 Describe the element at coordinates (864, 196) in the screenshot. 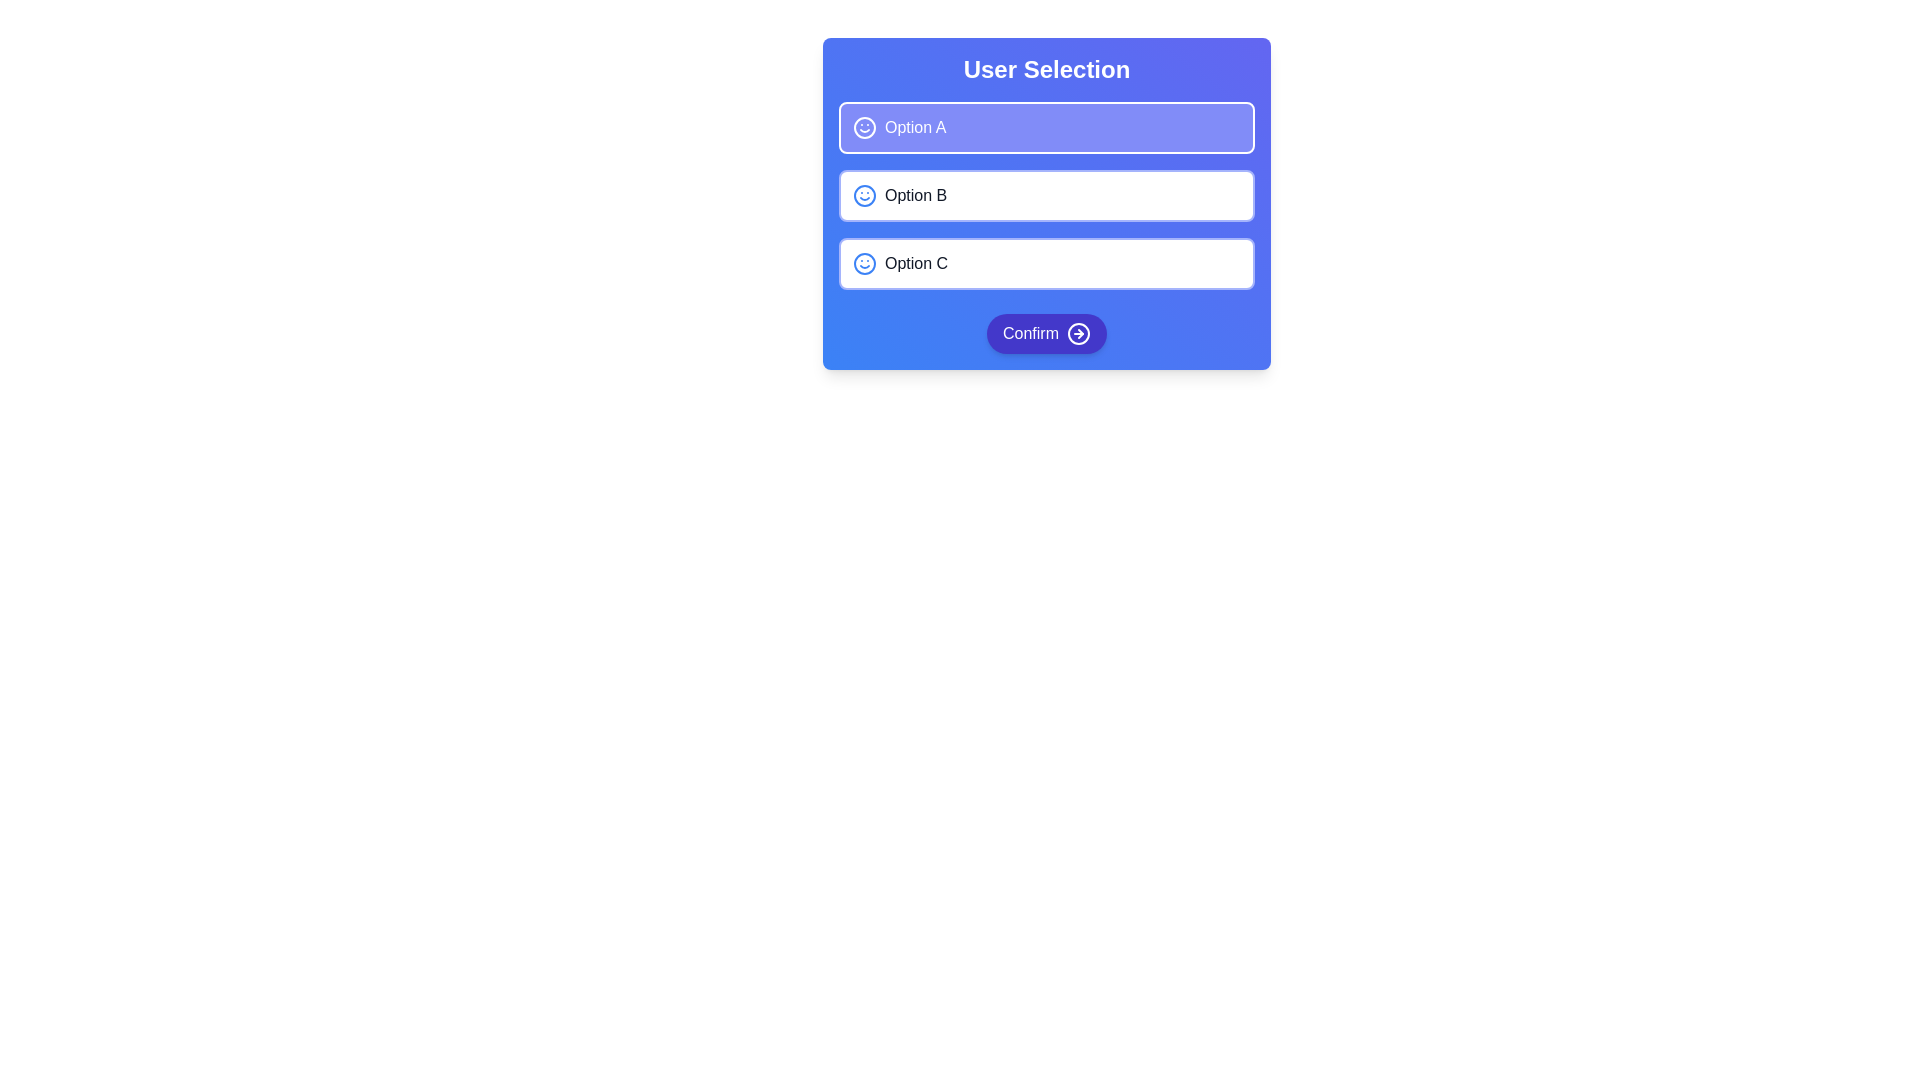

I see `the Circular SVG element with a blue outline, which is part of a smiley face icon, positioned to the left of the text 'Option B'` at that location.